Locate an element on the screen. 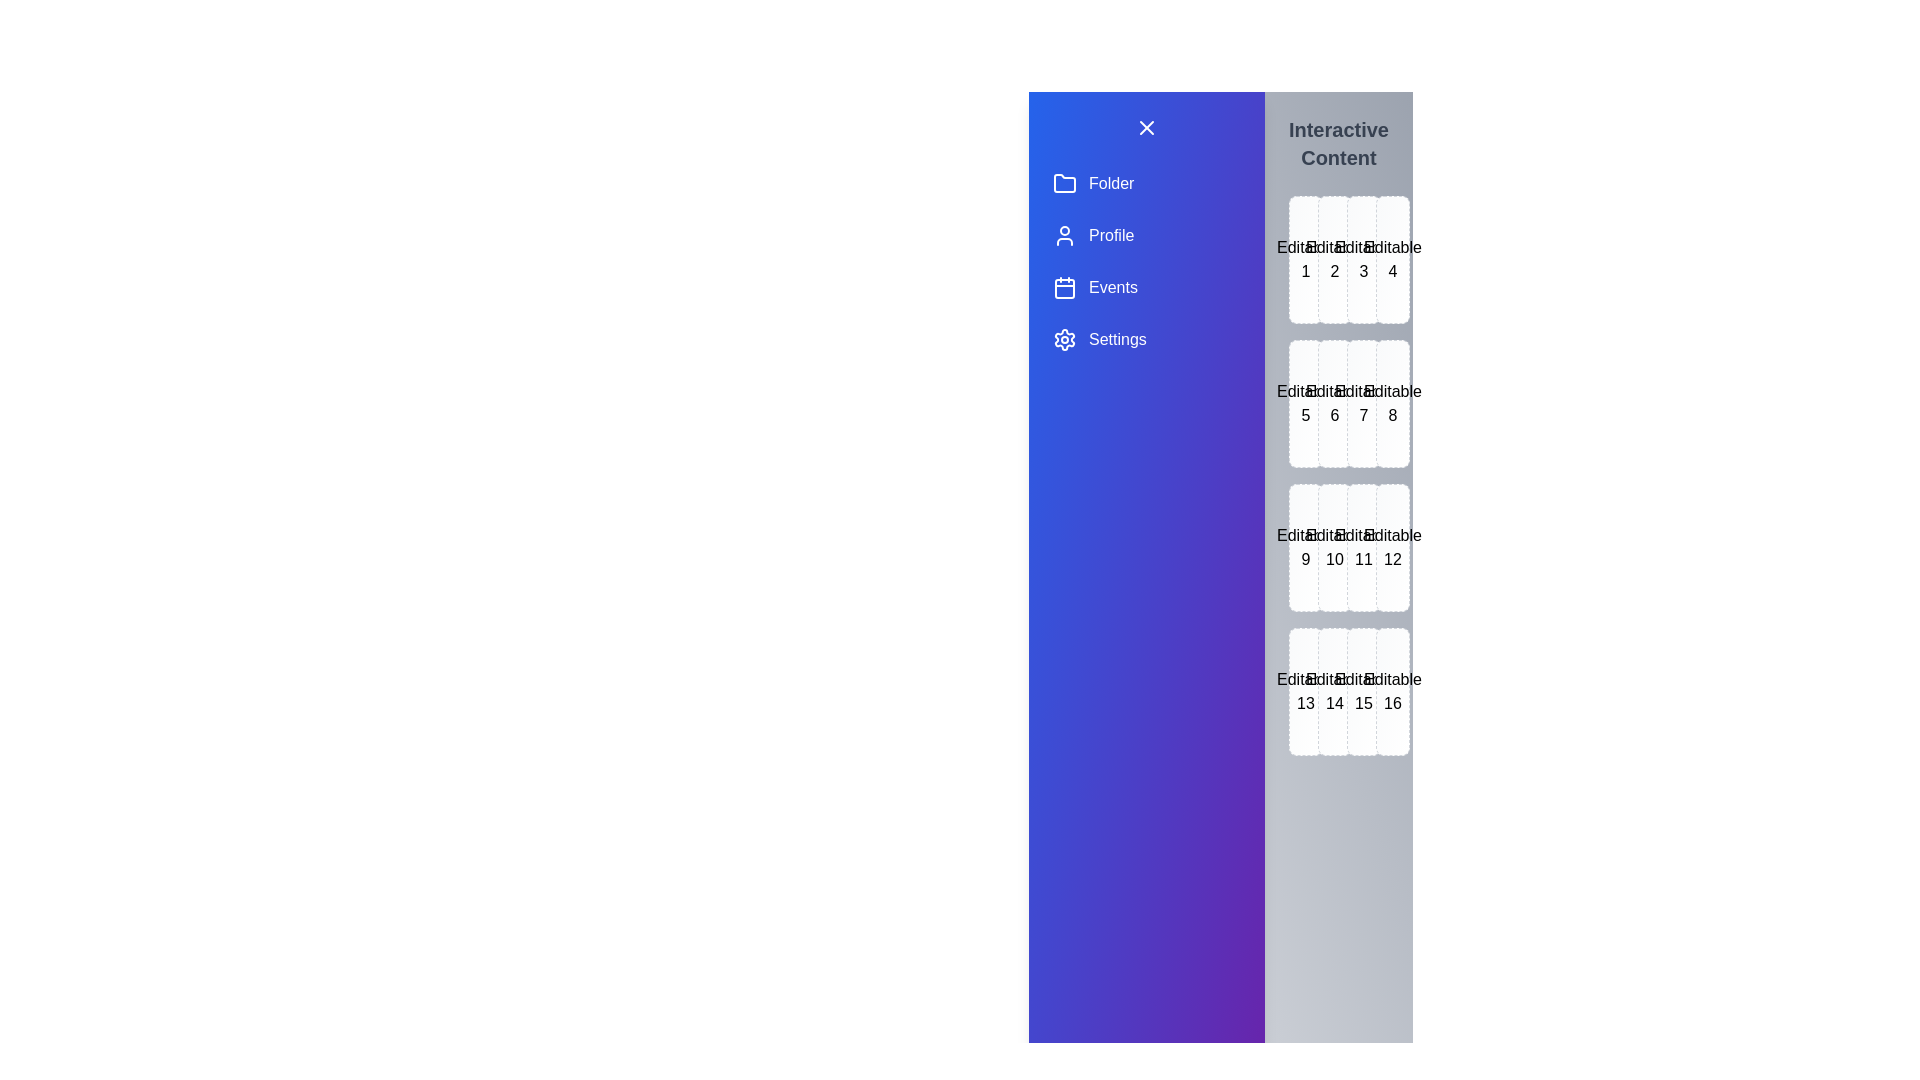 The height and width of the screenshot is (1080, 1920). the drawer item labeled Events is located at coordinates (1146, 288).